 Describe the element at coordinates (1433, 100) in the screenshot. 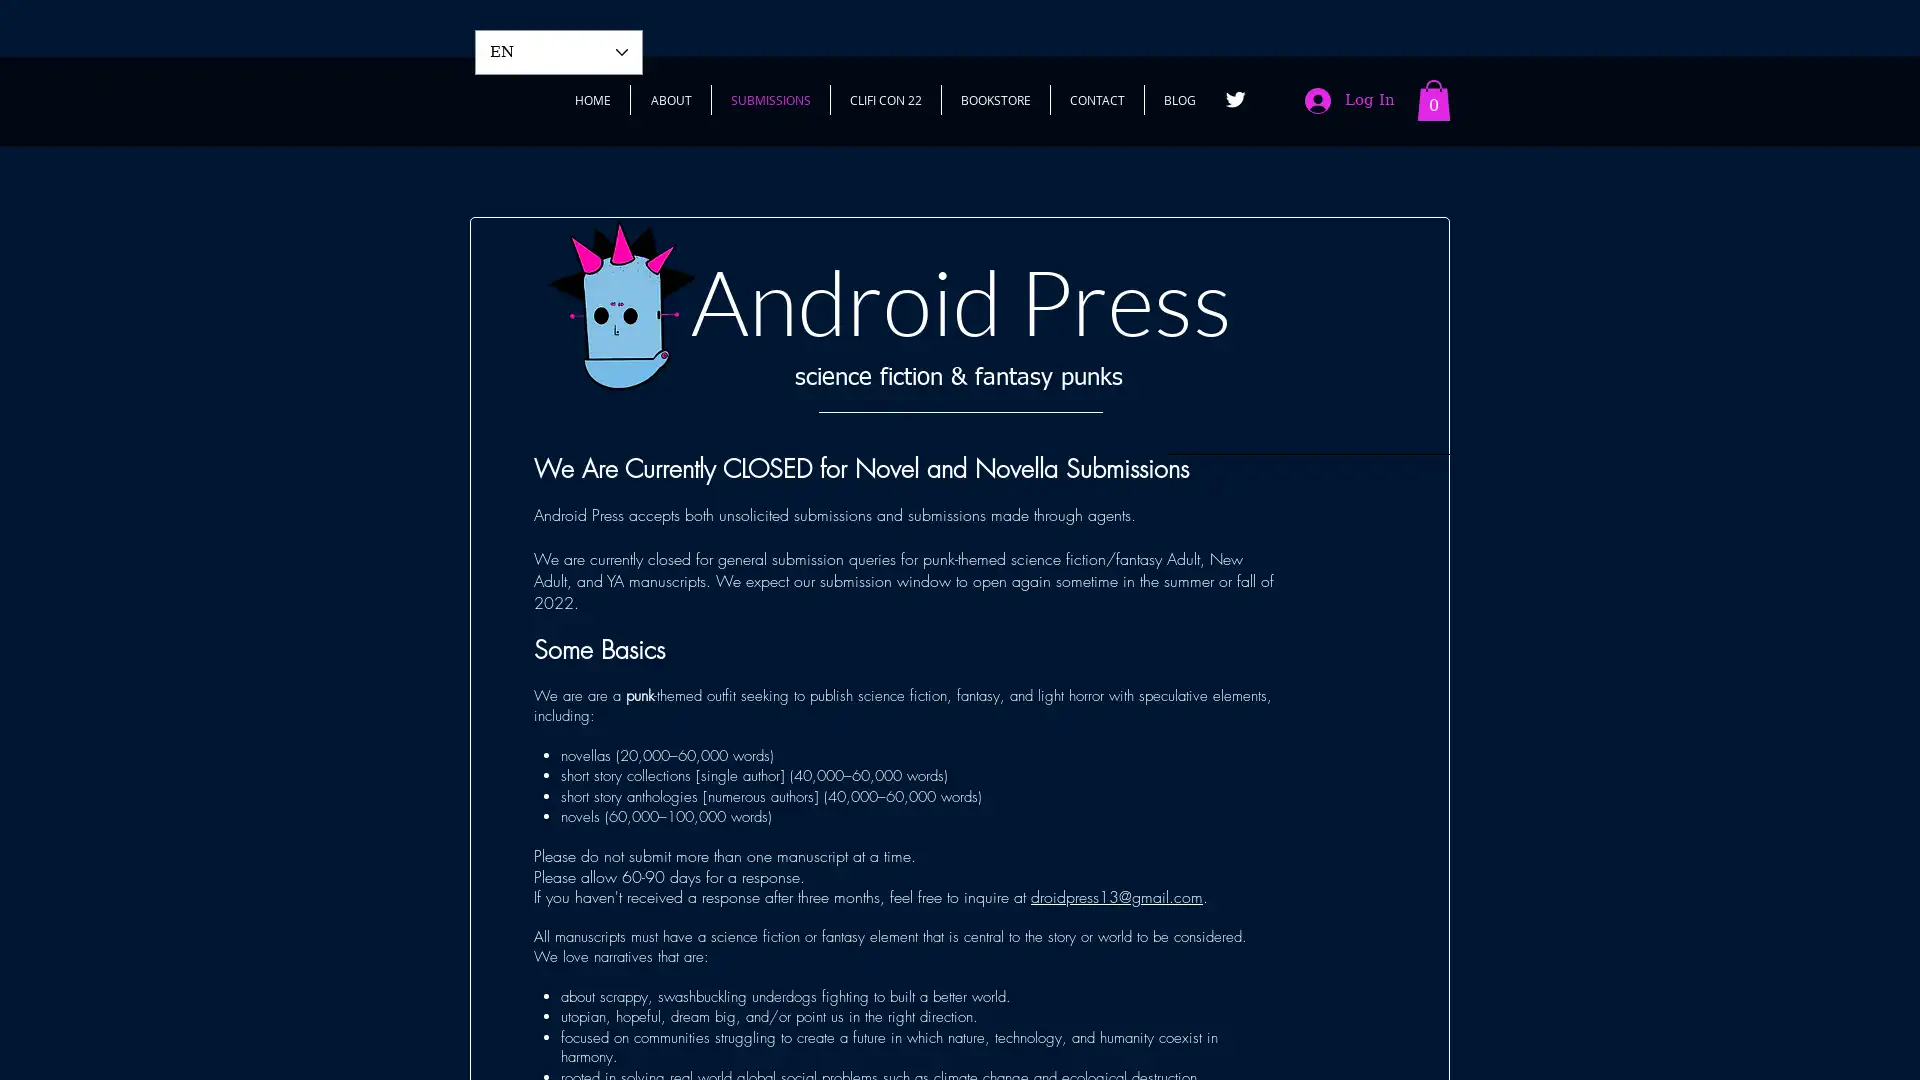

I see `Cart with 0 items` at that location.